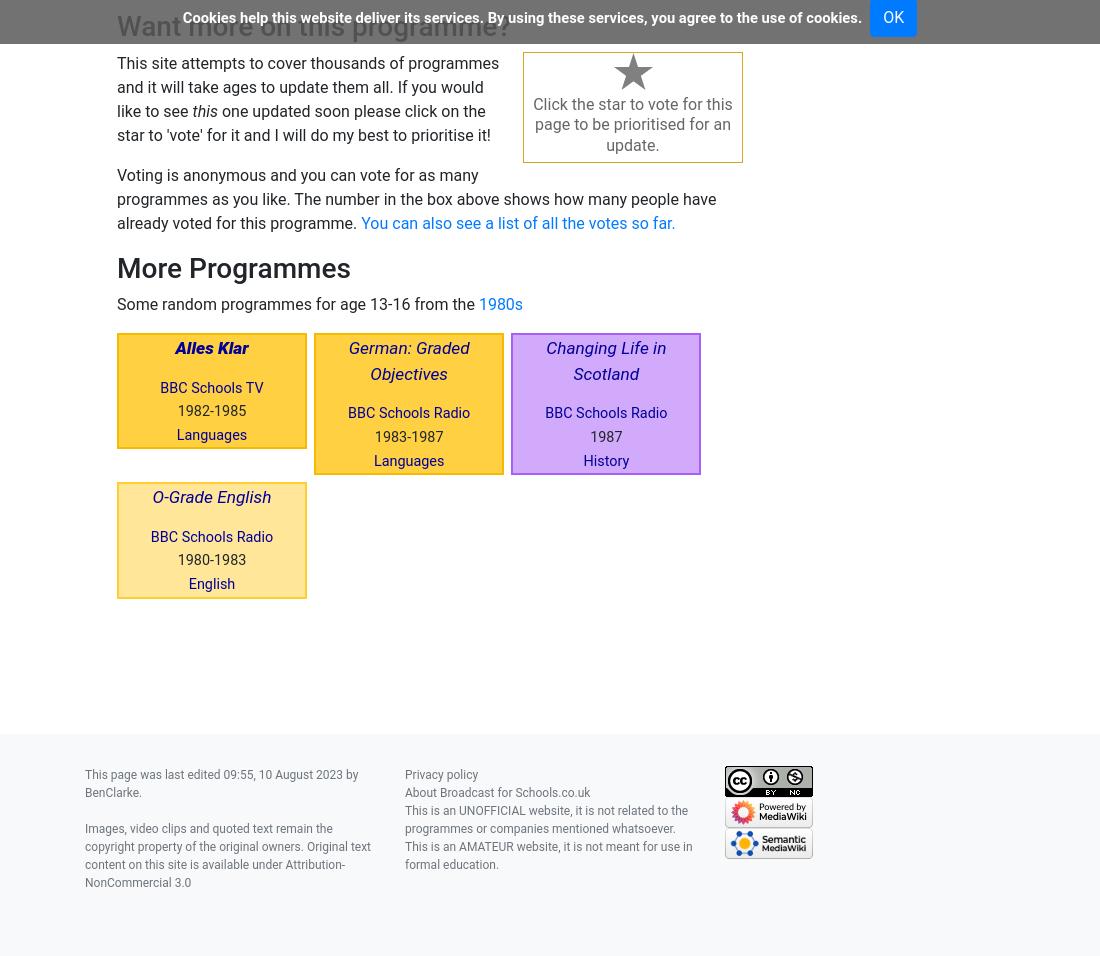 This screenshot has width=1100, height=956. I want to click on 'one updated soon please click on the star to 'vote' for it and I will do my best to prioritise it!', so click(302, 122).